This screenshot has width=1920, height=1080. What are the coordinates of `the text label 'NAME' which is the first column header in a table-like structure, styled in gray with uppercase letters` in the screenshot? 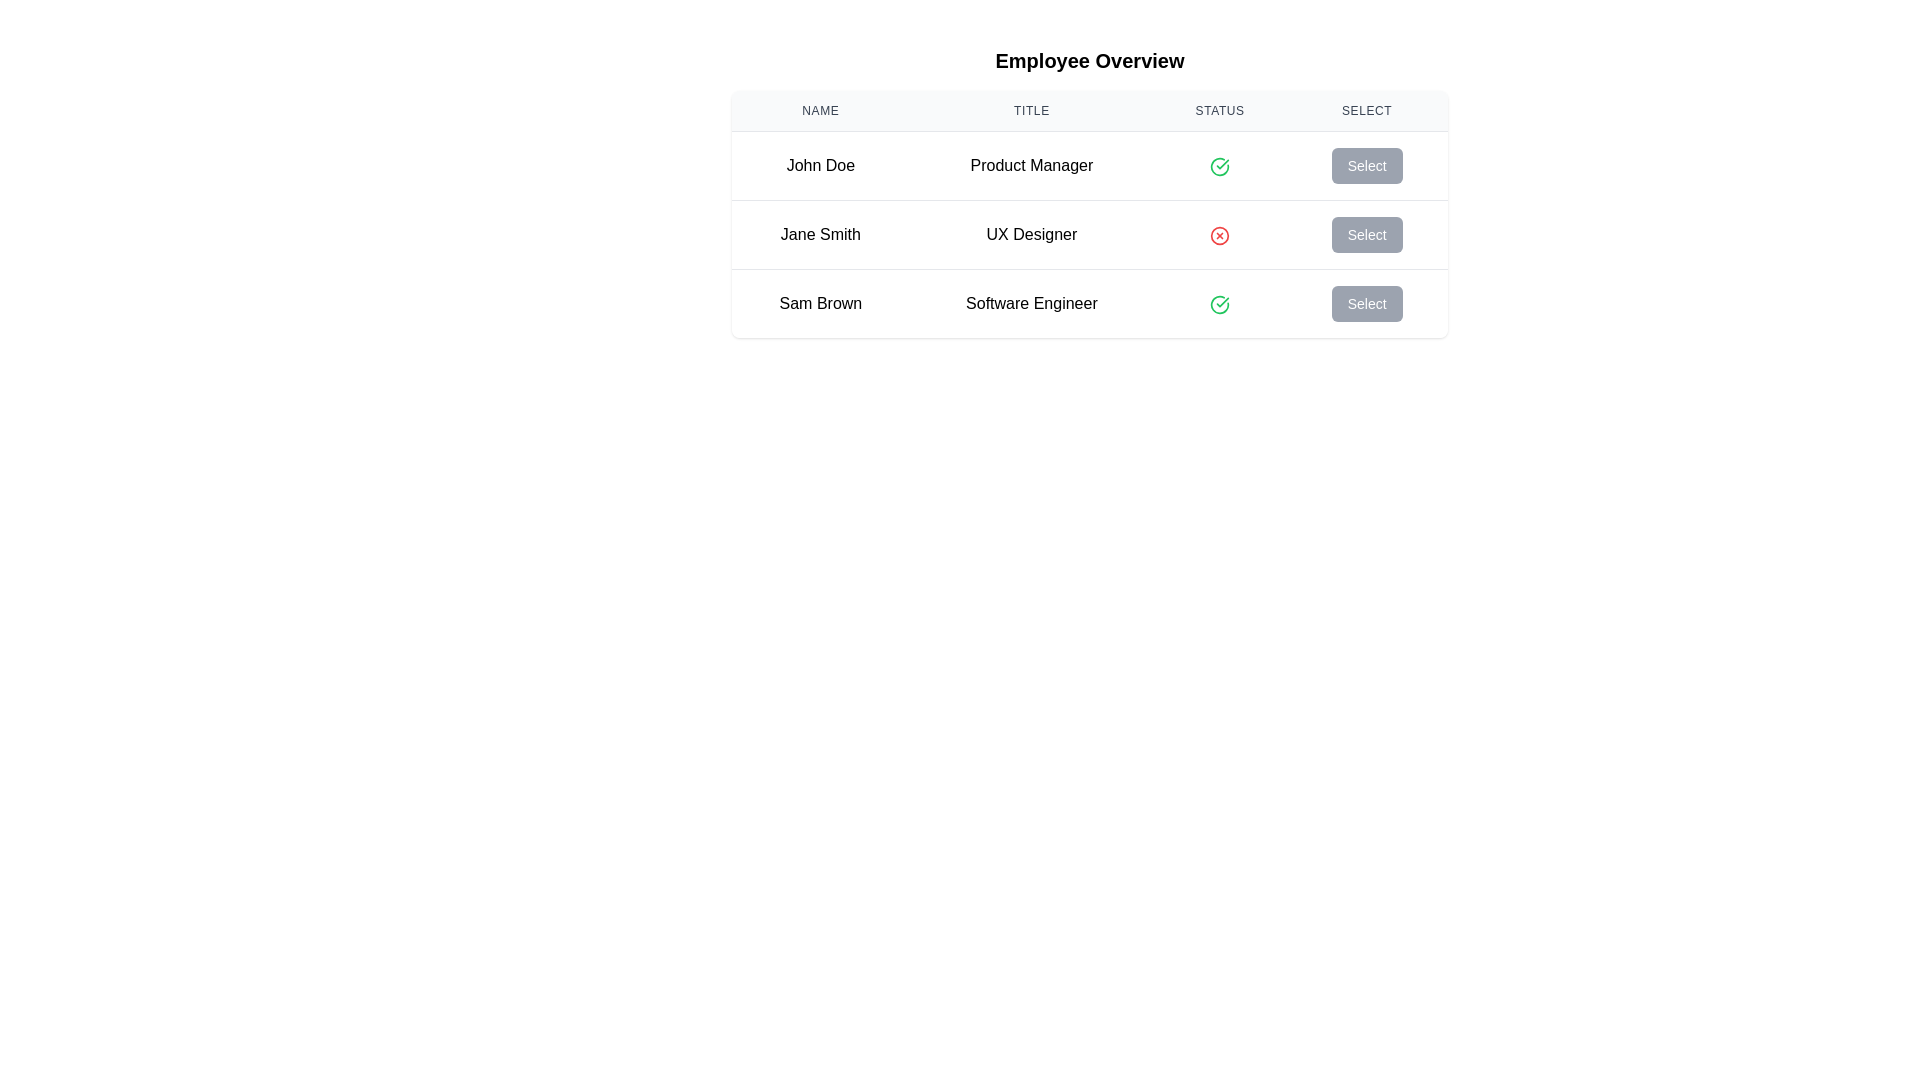 It's located at (820, 111).